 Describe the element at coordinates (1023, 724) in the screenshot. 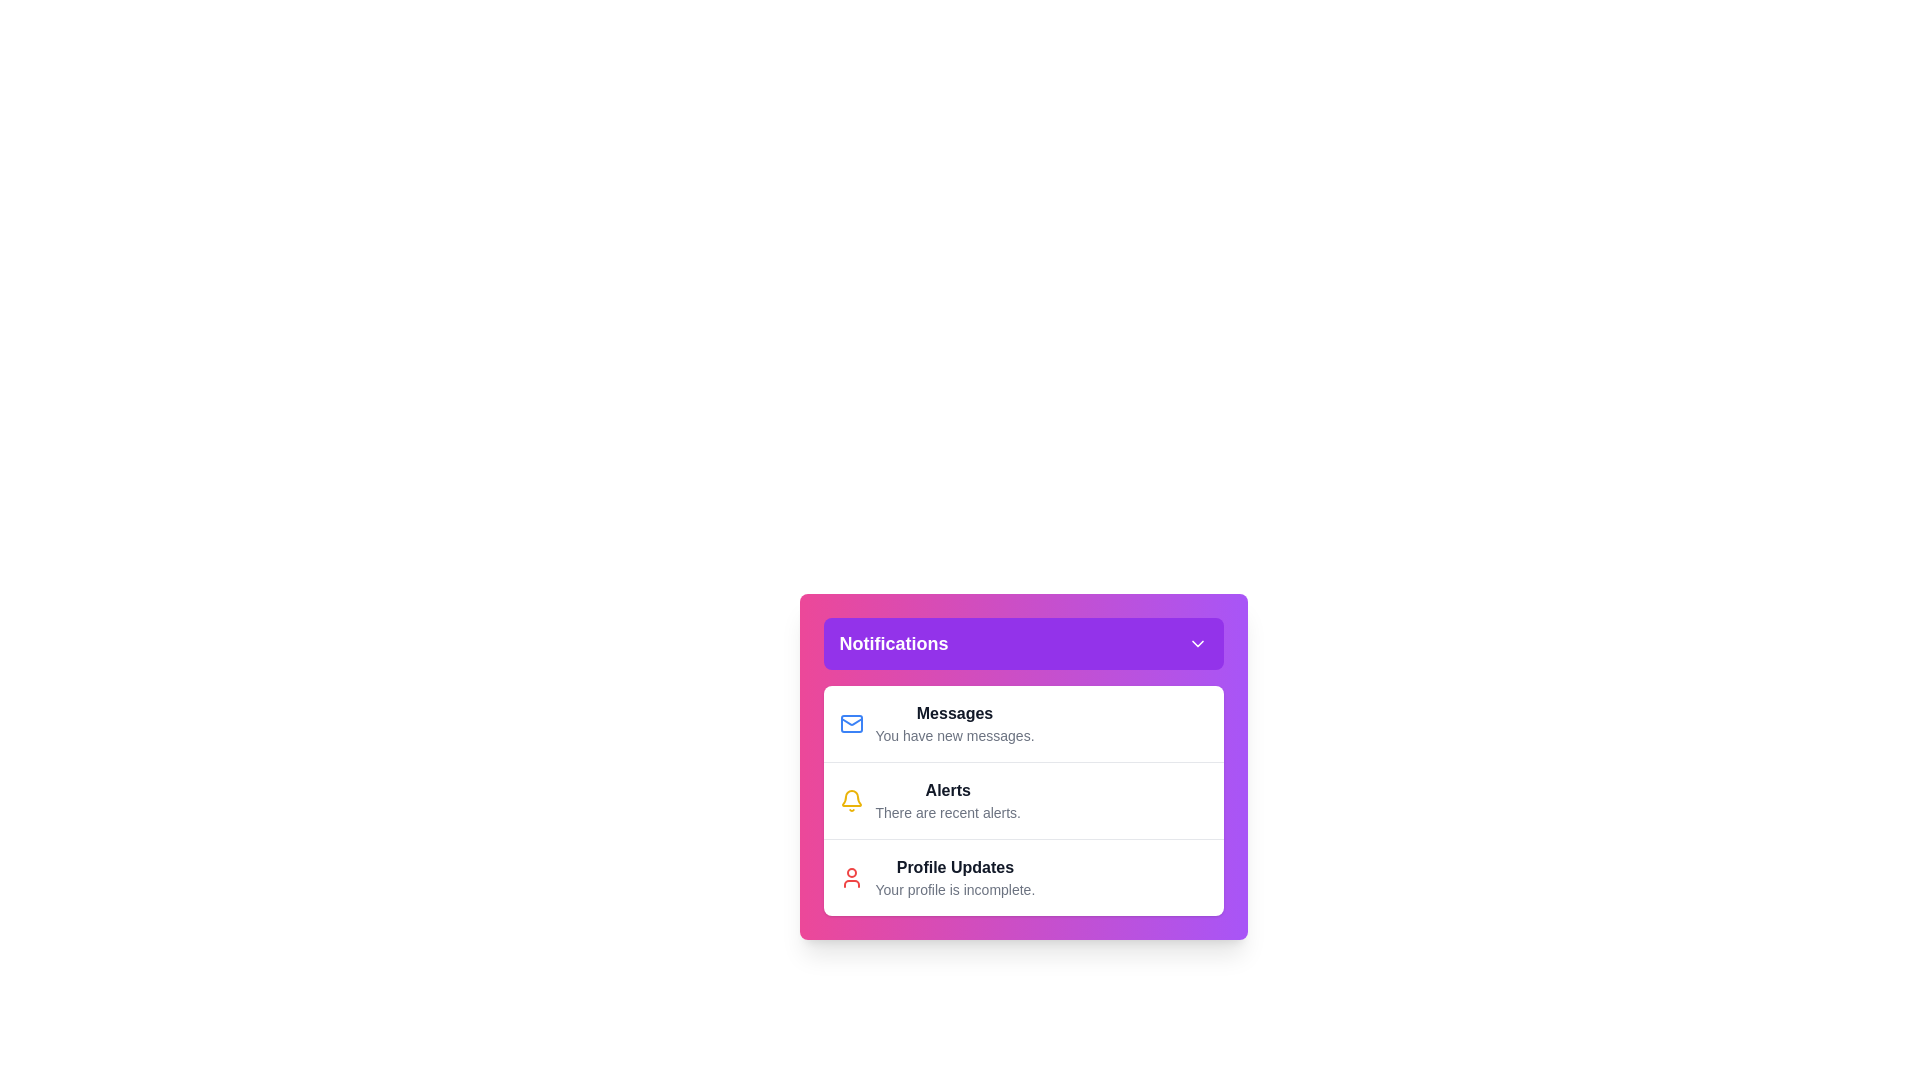

I see `the button-like list item labeled 'Messages' with a blue envelope icon` at that location.